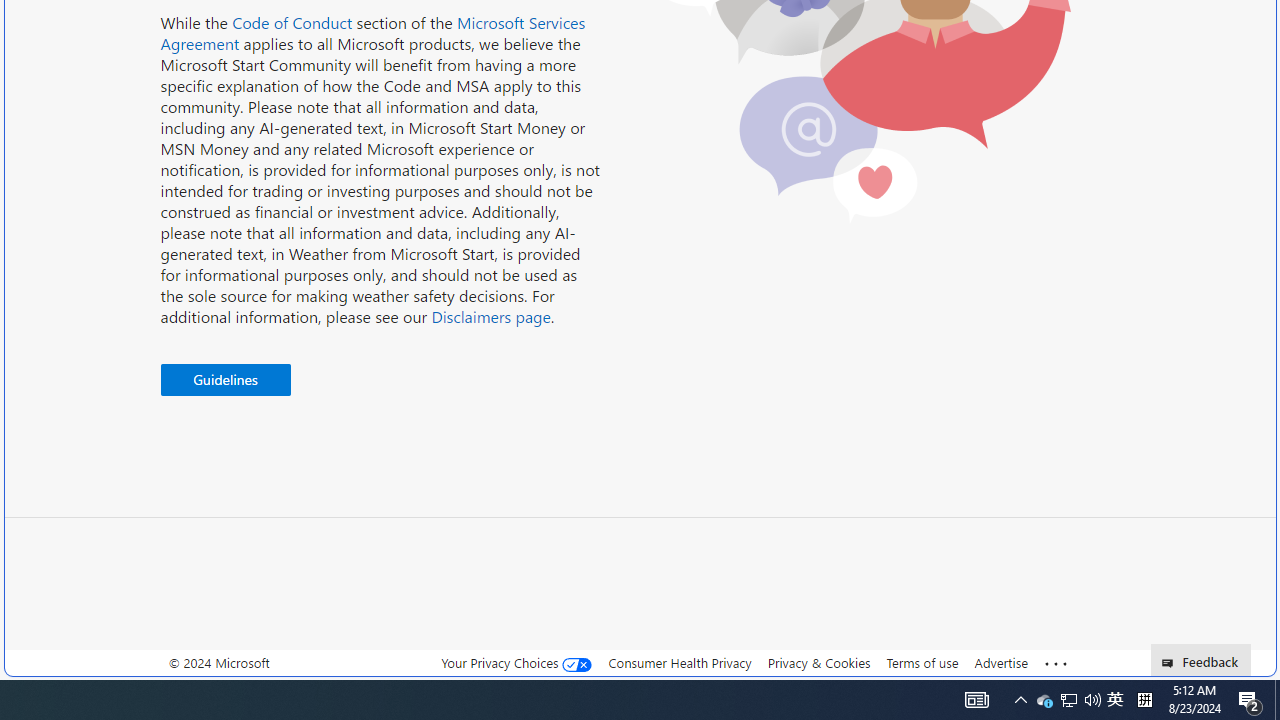  Describe the element at coordinates (373, 33) in the screenshot. I see `'Microsoft Services Agreement'` at that location.